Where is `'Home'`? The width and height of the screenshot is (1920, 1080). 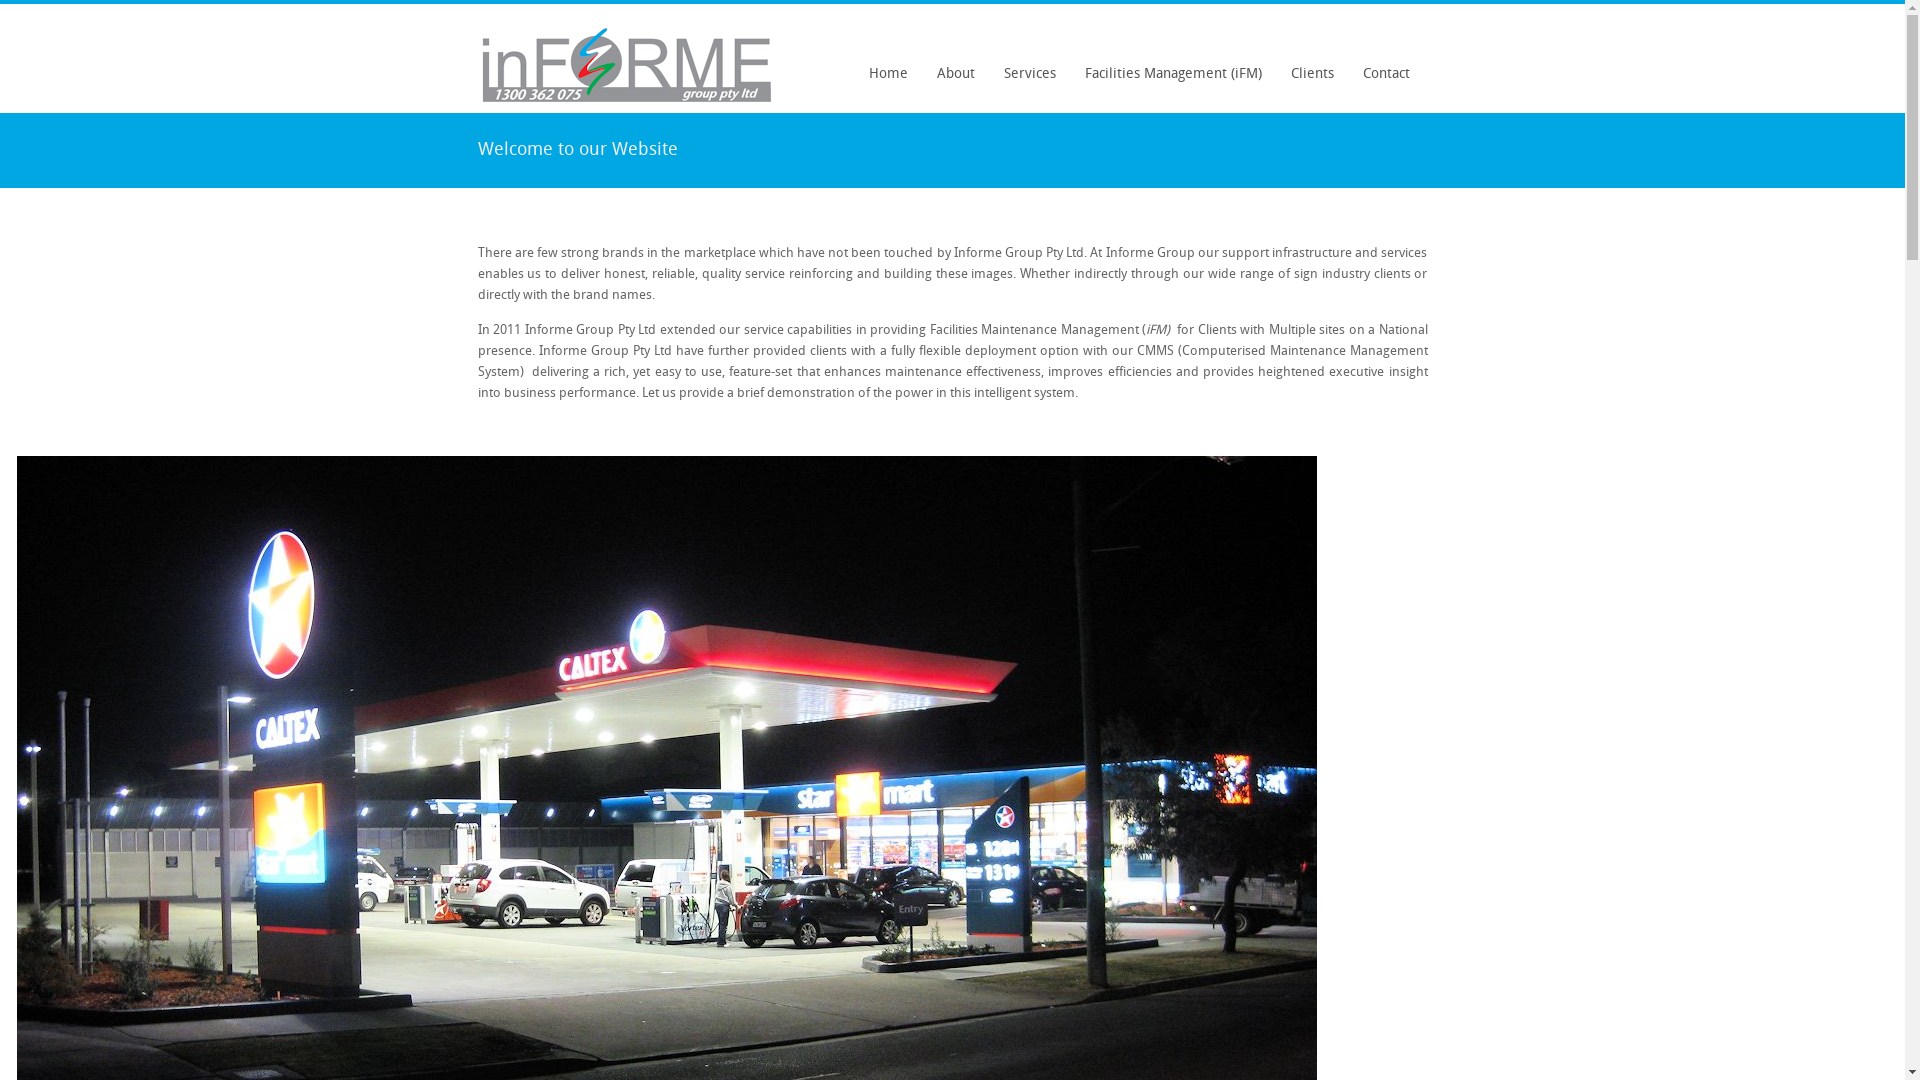 'Home' is located at coordinates (887, 73).